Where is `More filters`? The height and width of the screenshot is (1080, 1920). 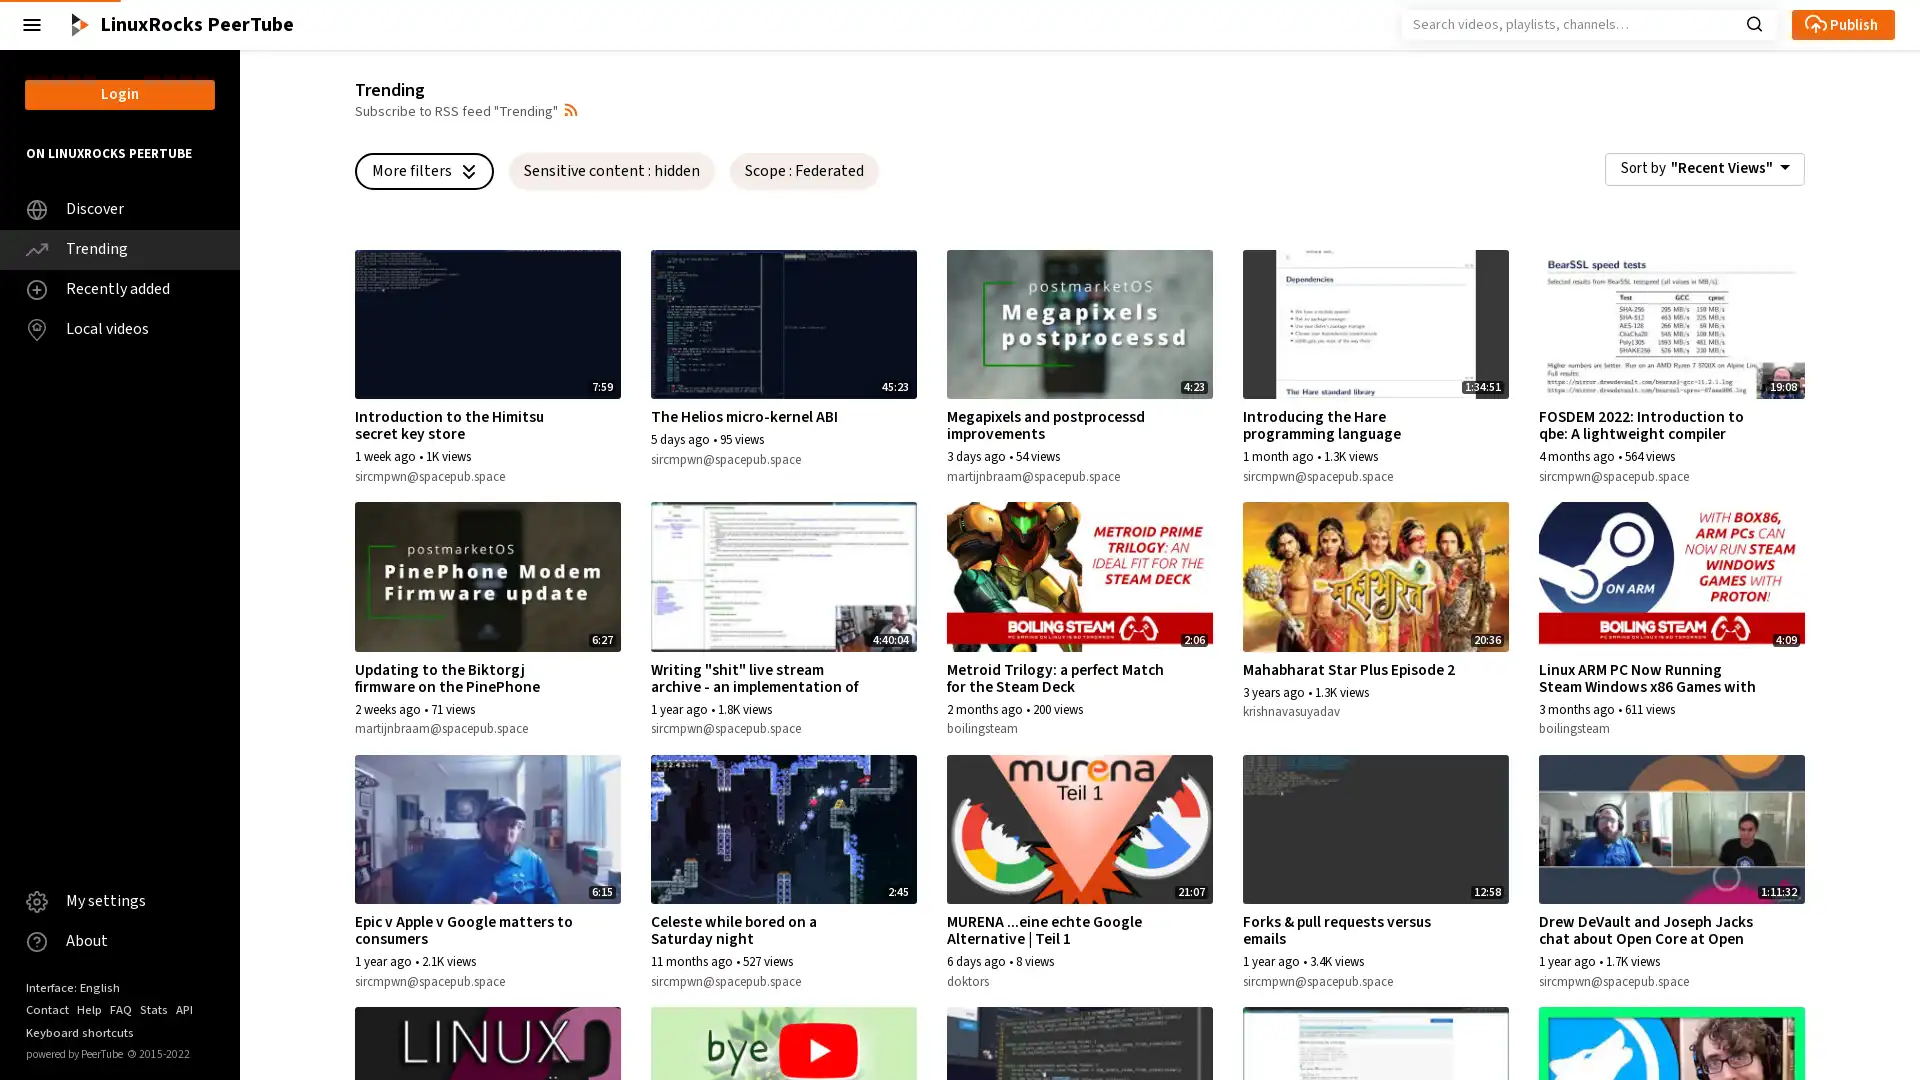
More filters is located at coordinates (423, 169).